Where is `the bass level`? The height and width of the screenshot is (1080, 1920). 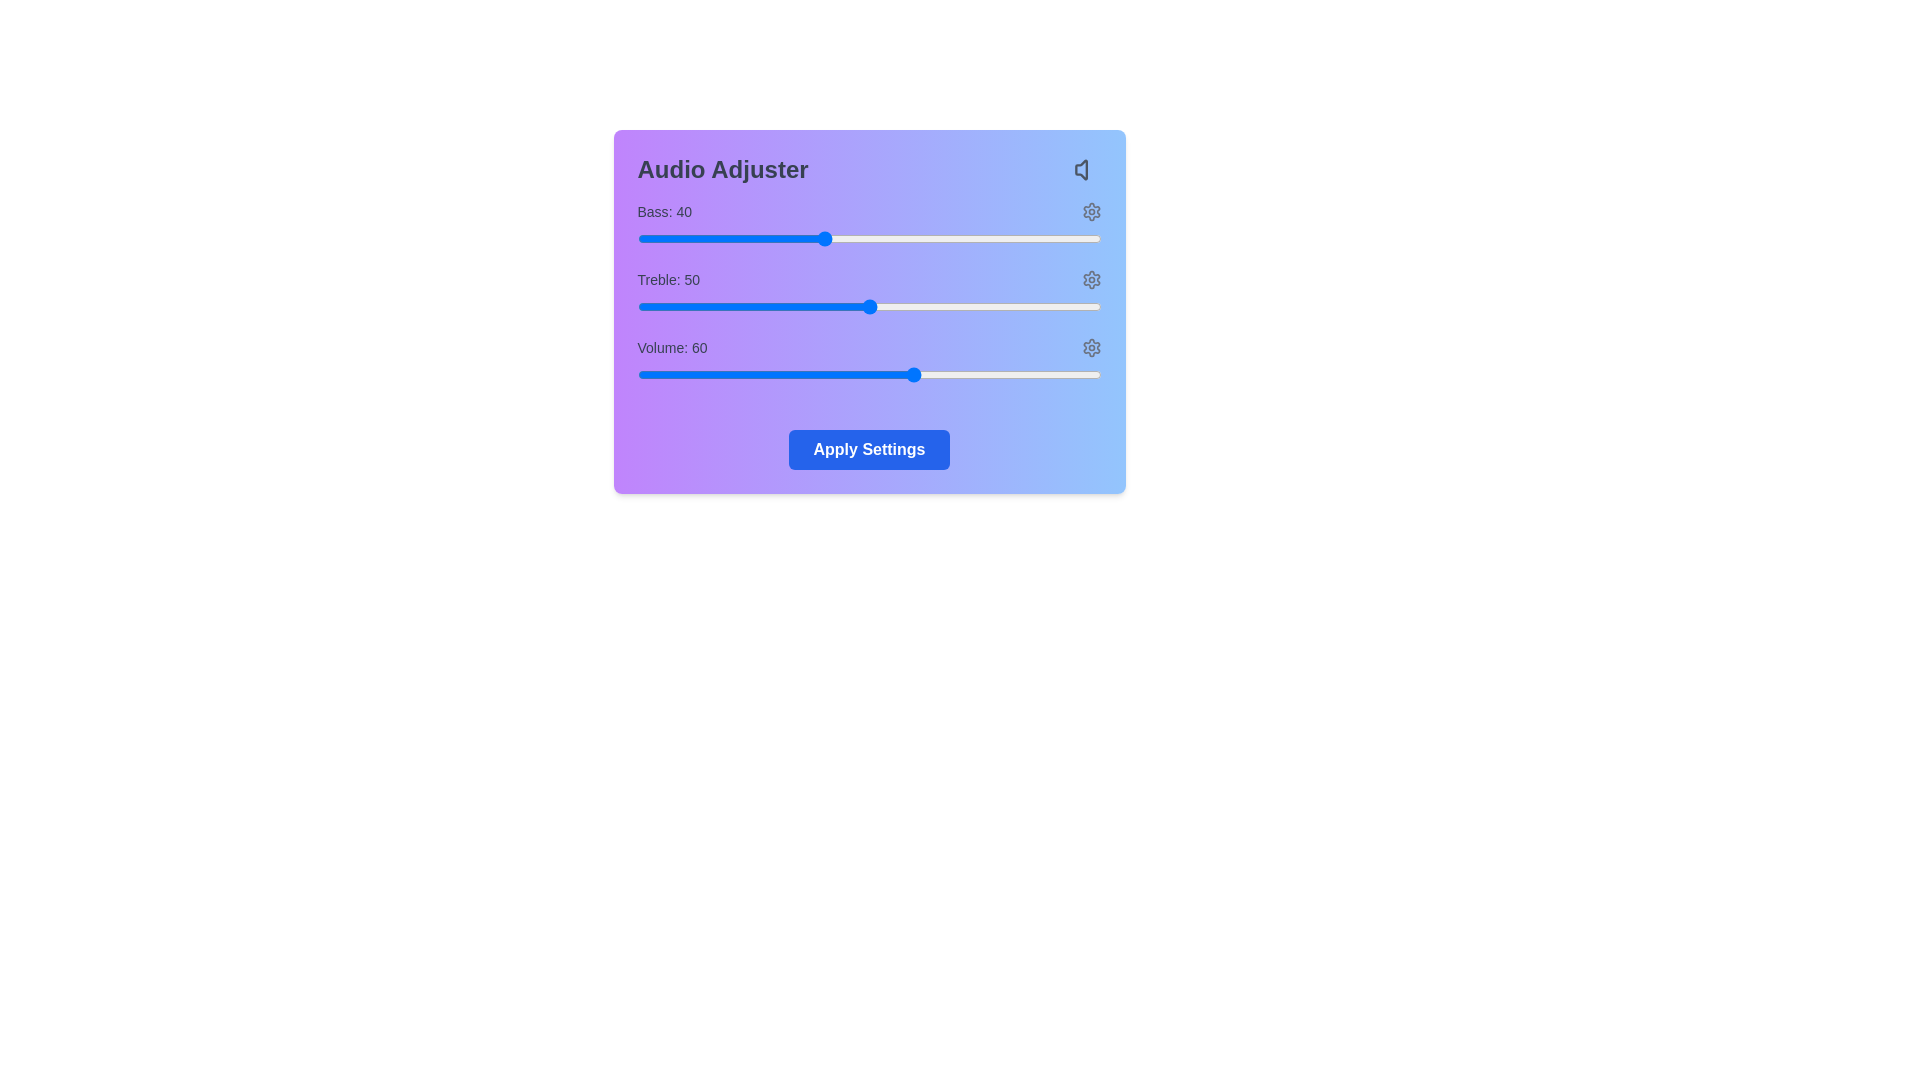
the bass level is located at coordinates (924, 238).